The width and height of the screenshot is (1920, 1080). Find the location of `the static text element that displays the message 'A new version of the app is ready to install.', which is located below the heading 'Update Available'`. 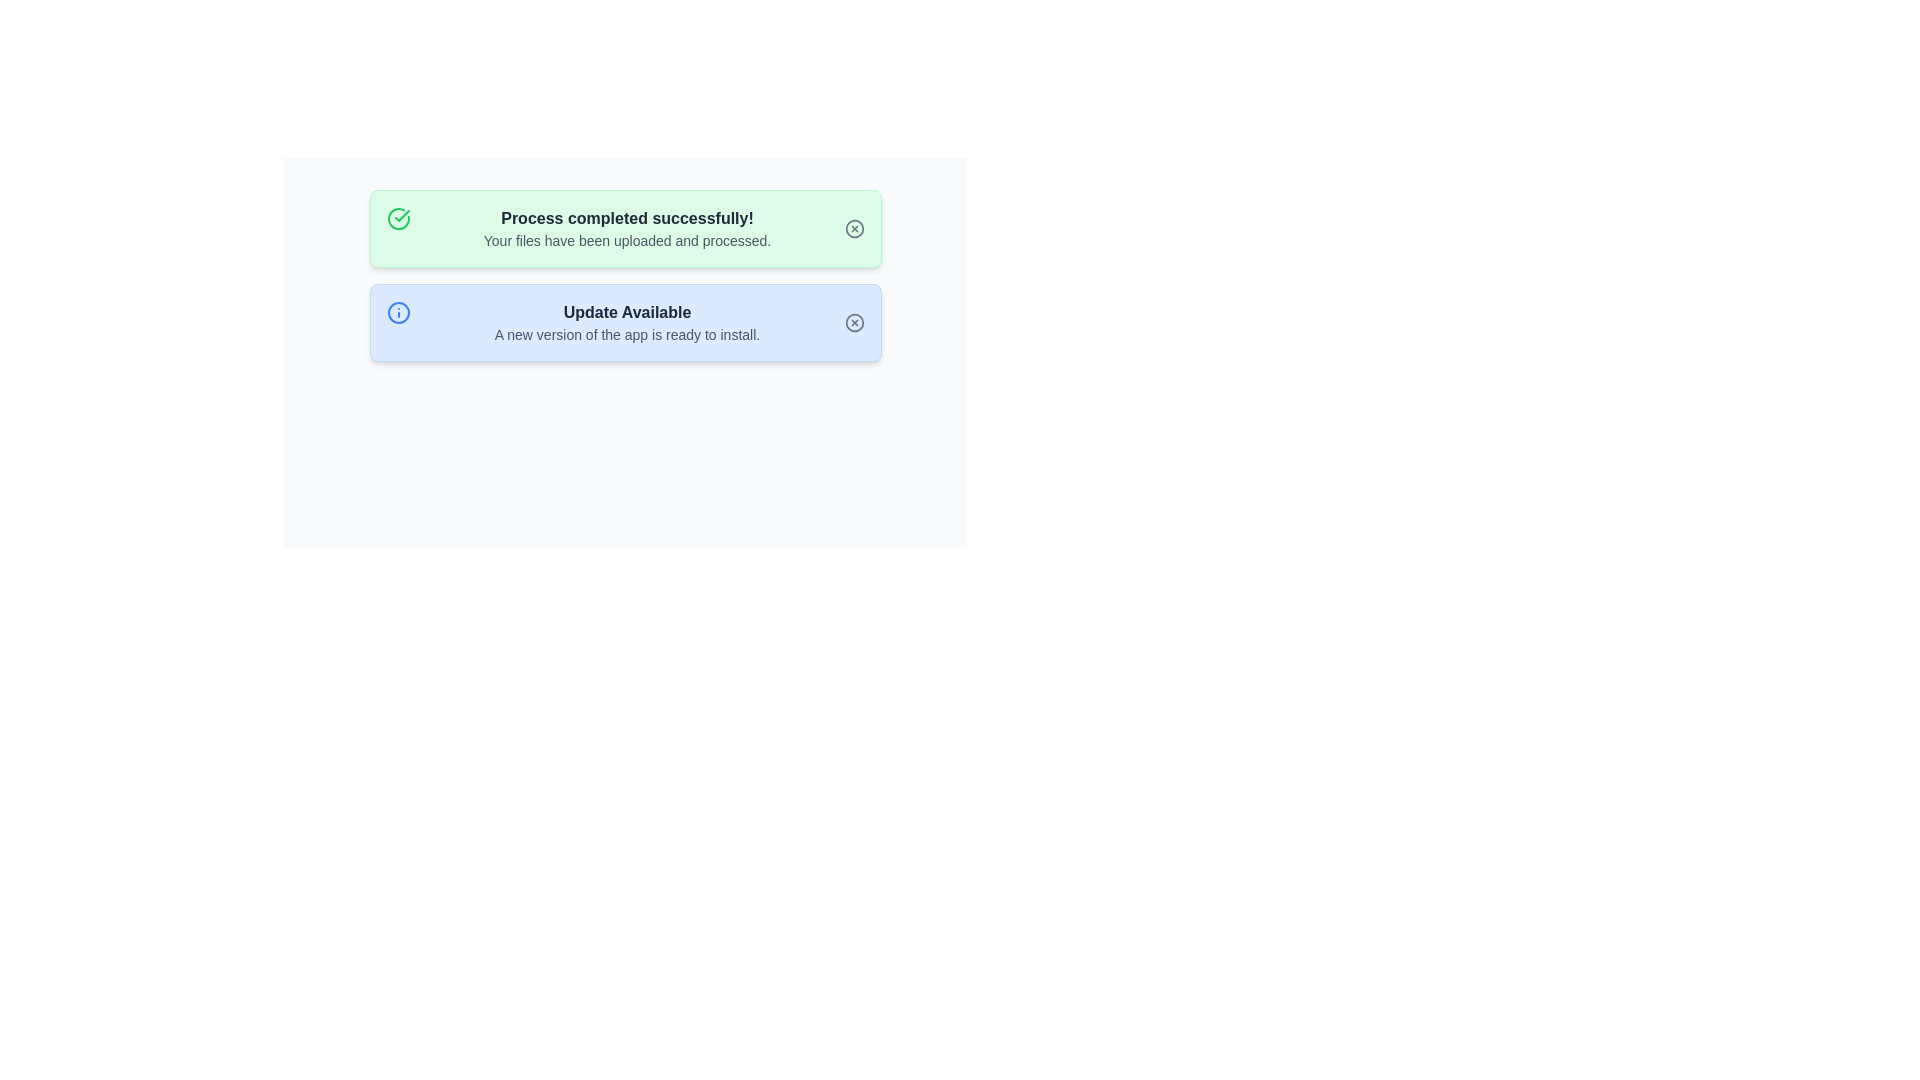

the static text element that displays the message 'A new version of the app is ready to install.', which is located below the heading 'Update Available' is located at coordinates (626, 334).